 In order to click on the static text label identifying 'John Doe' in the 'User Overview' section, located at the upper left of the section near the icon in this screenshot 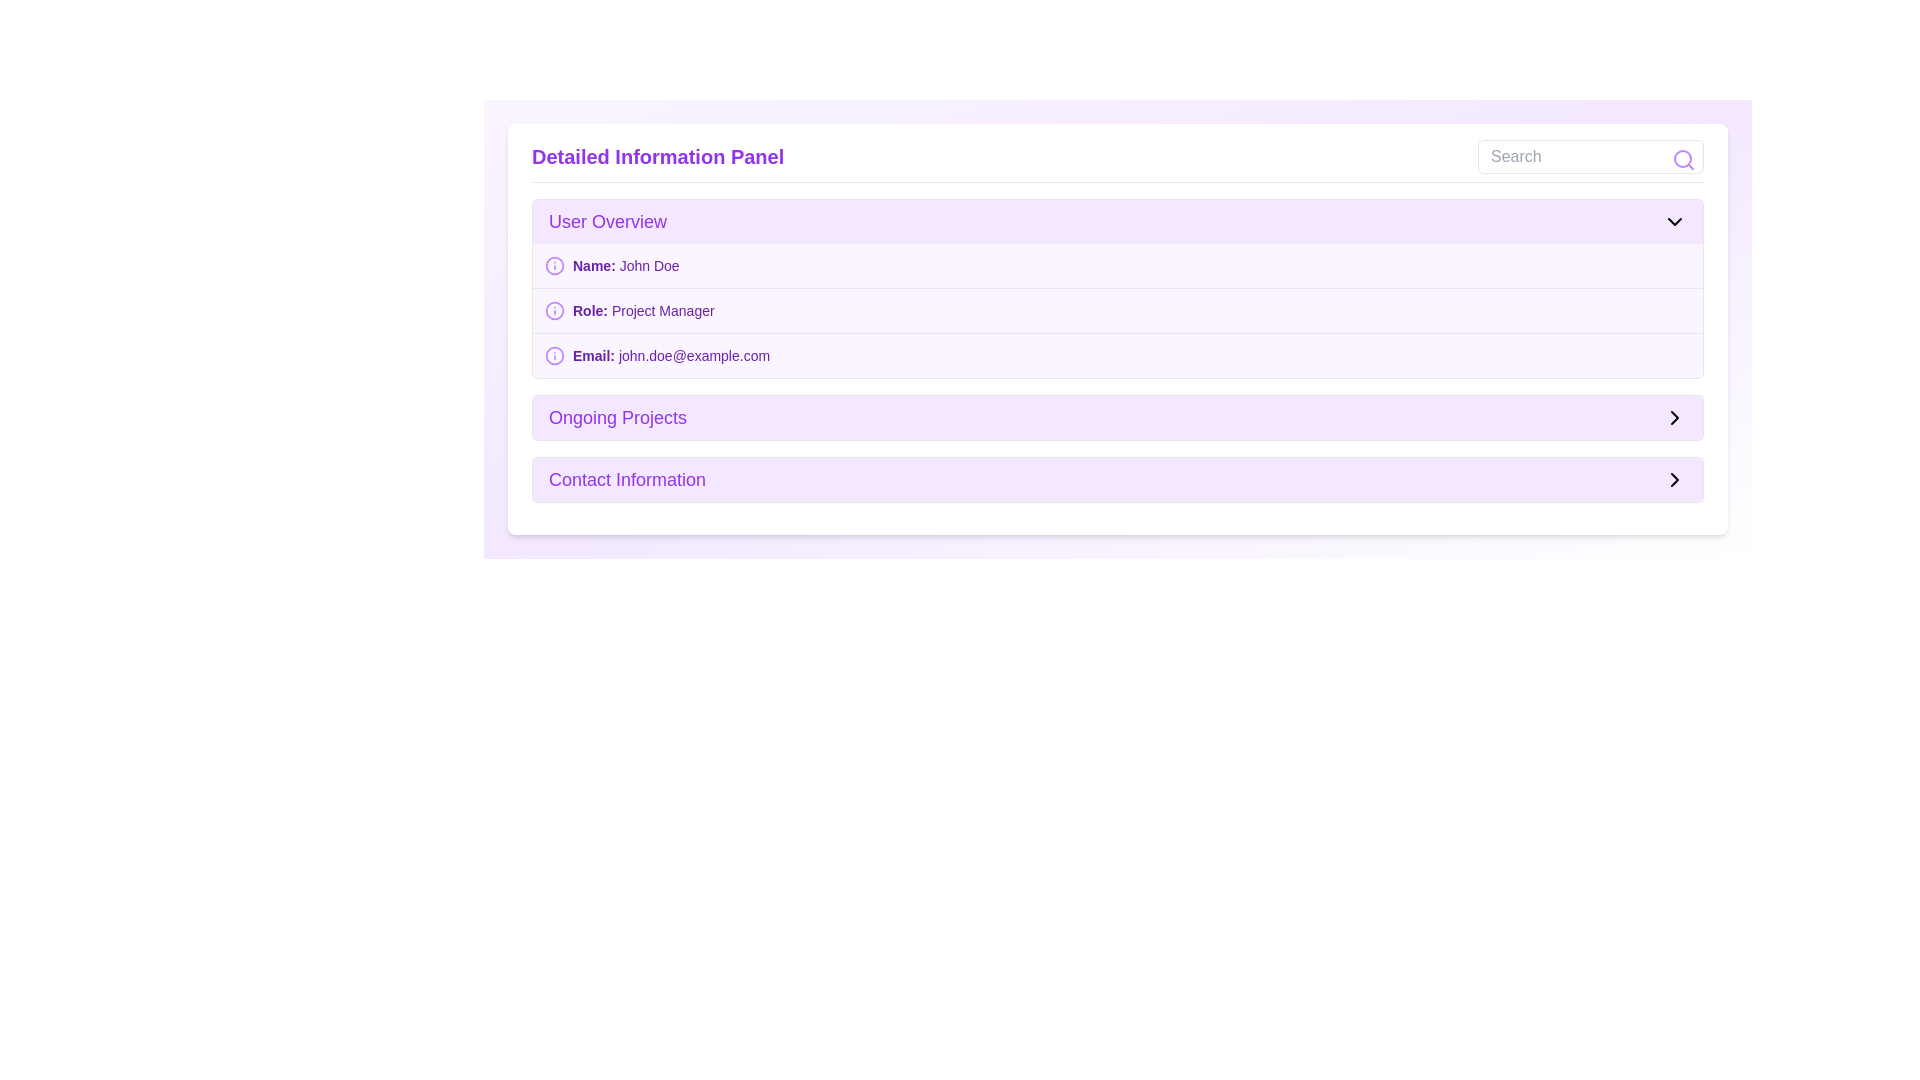, I will do `click(593, 265)`.